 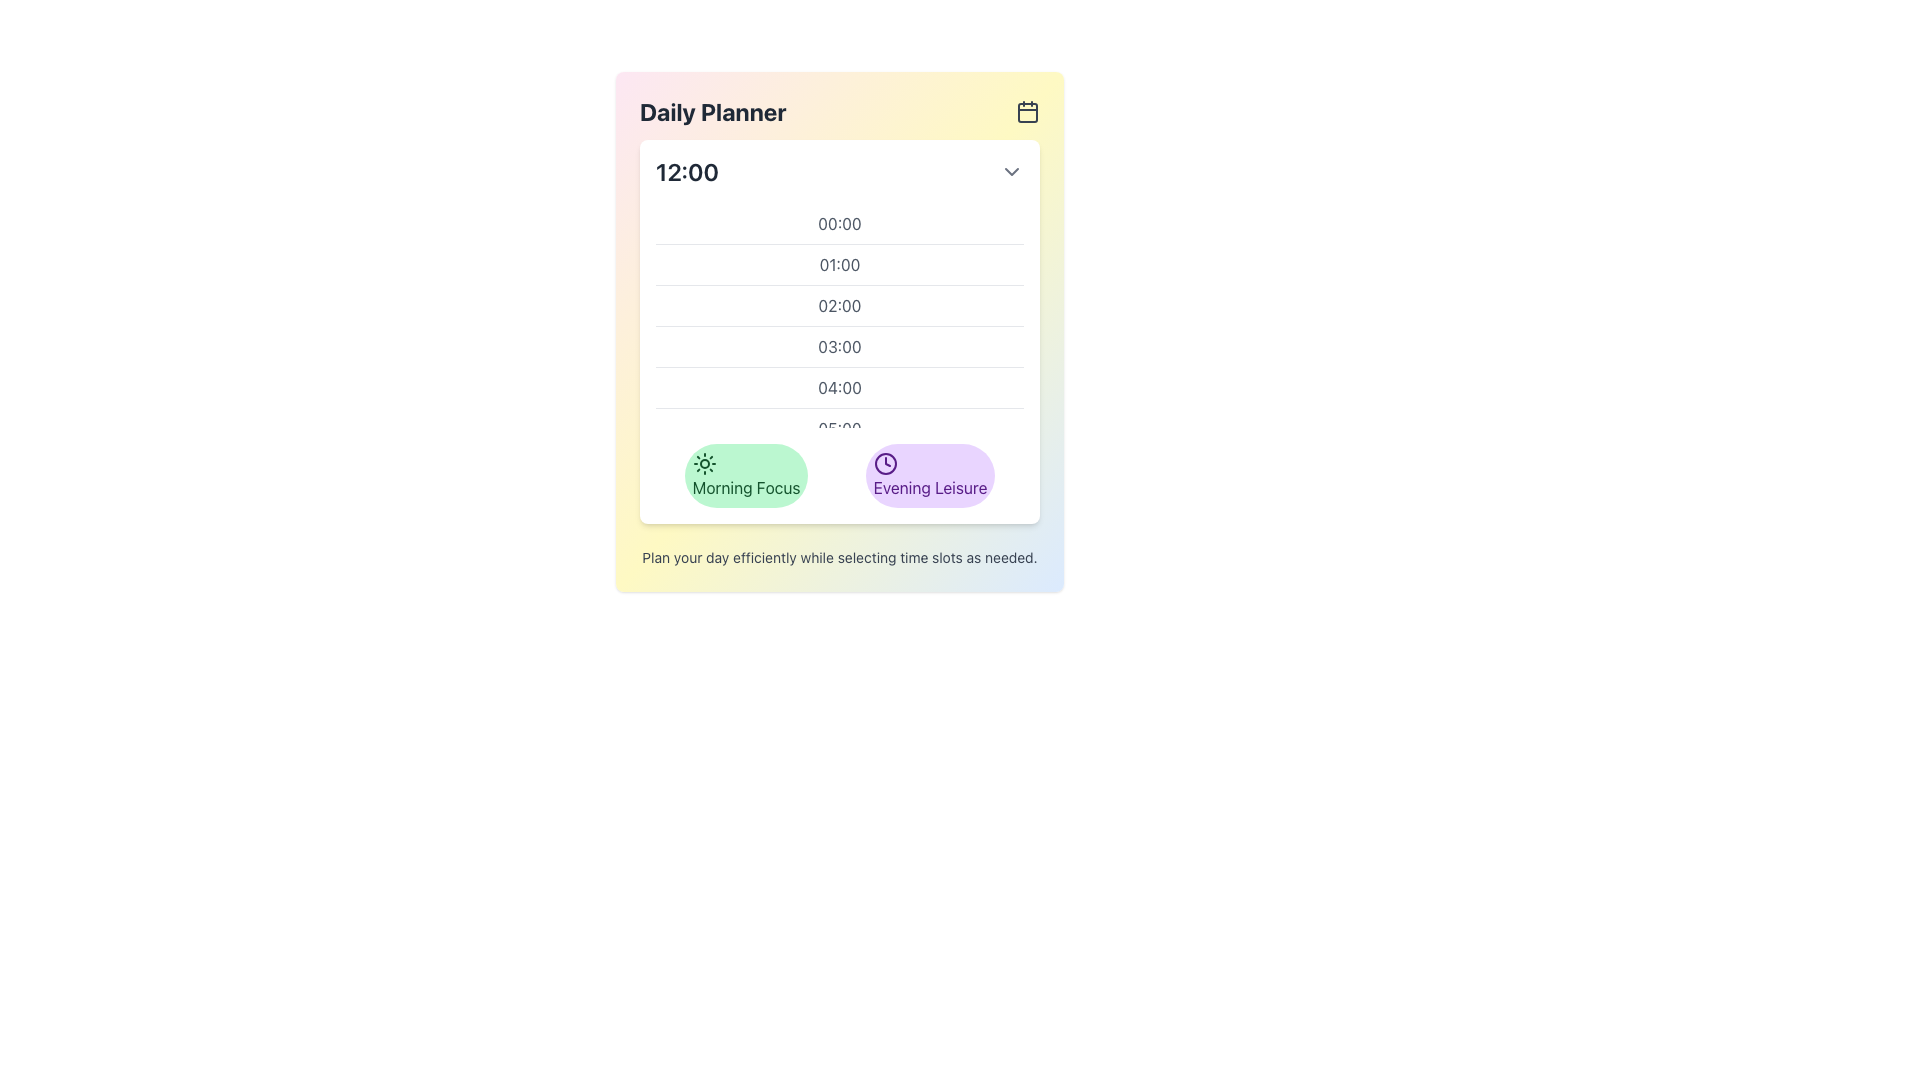 What do you see at coordinates (1012, 171) in the screenshot?
I see `the Dropdown Trigger Icon located in the top-right corner of the white box under the heading '12:00'` at bounding box center [1012, 171].